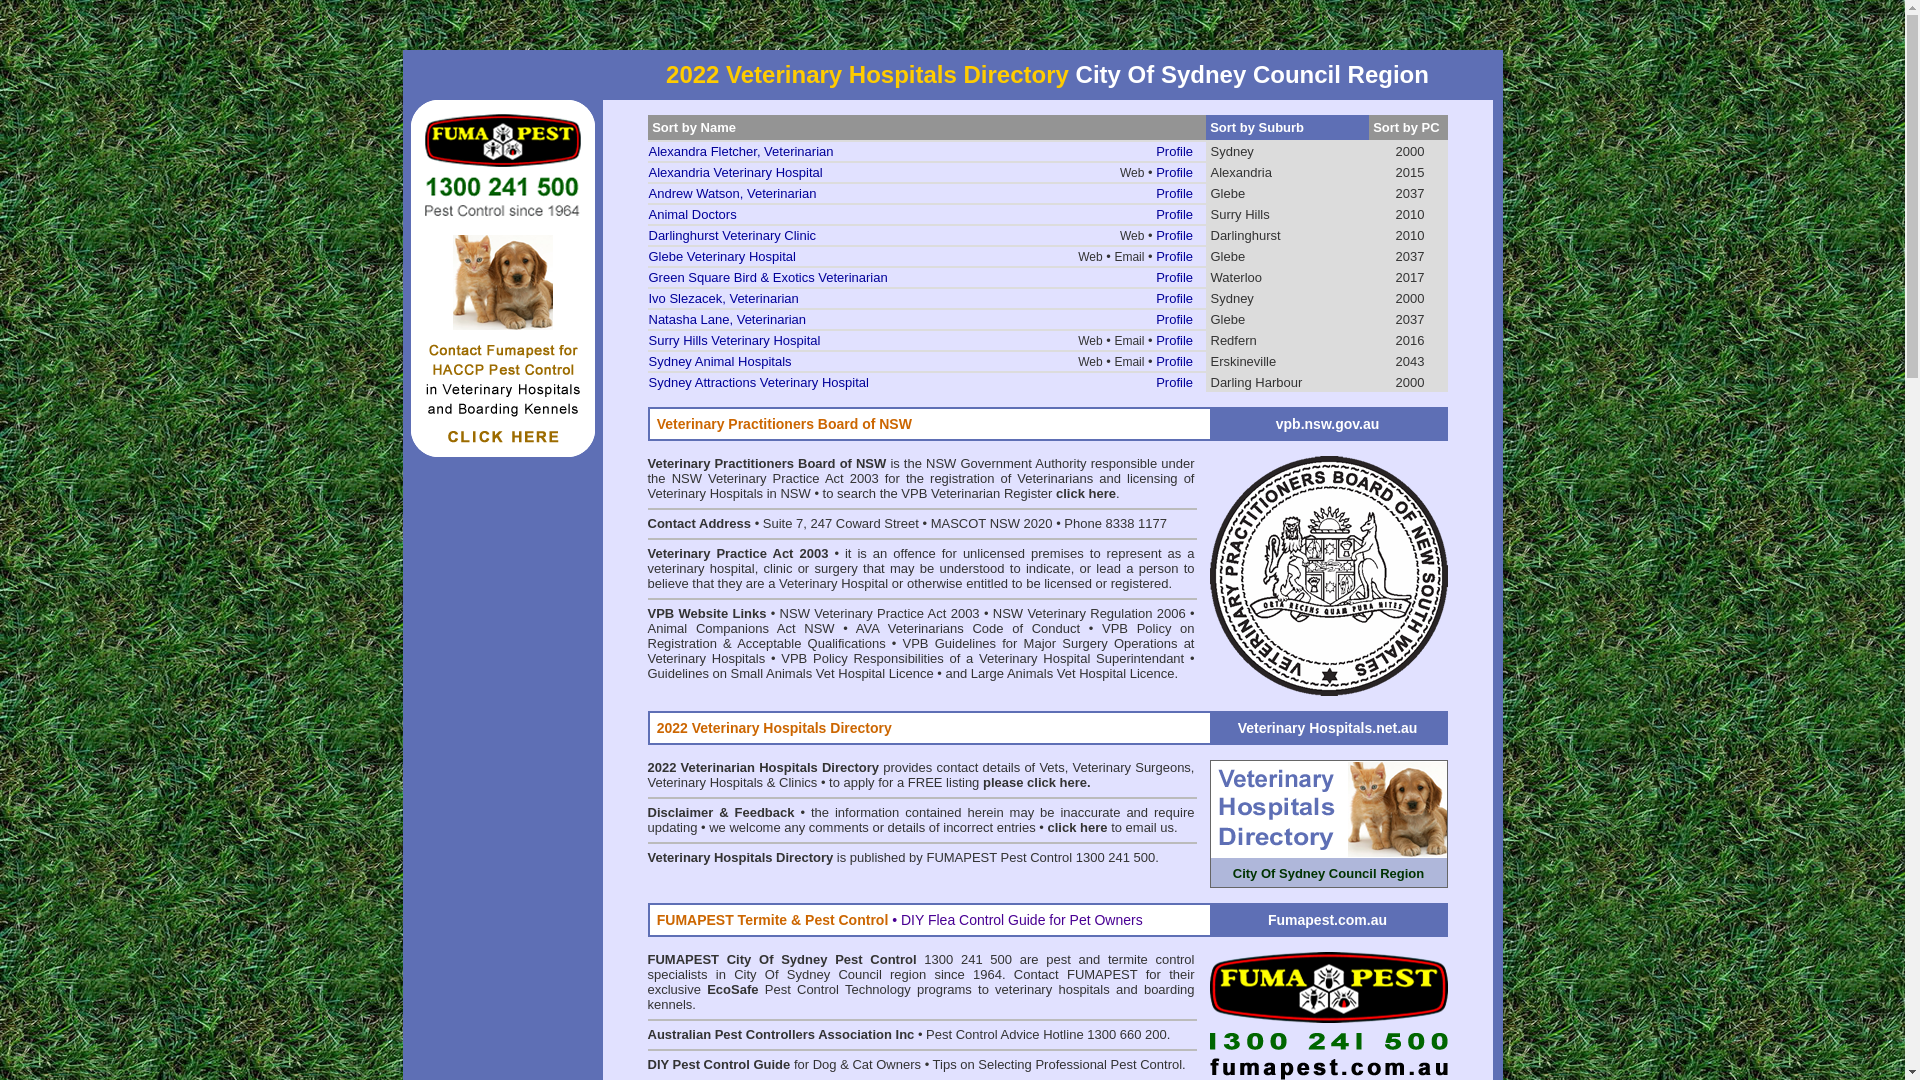  What do you see at coordinates (1208, 150) in the screenshot?
I see `'Sydney'` at bounding box center [1208, 150].